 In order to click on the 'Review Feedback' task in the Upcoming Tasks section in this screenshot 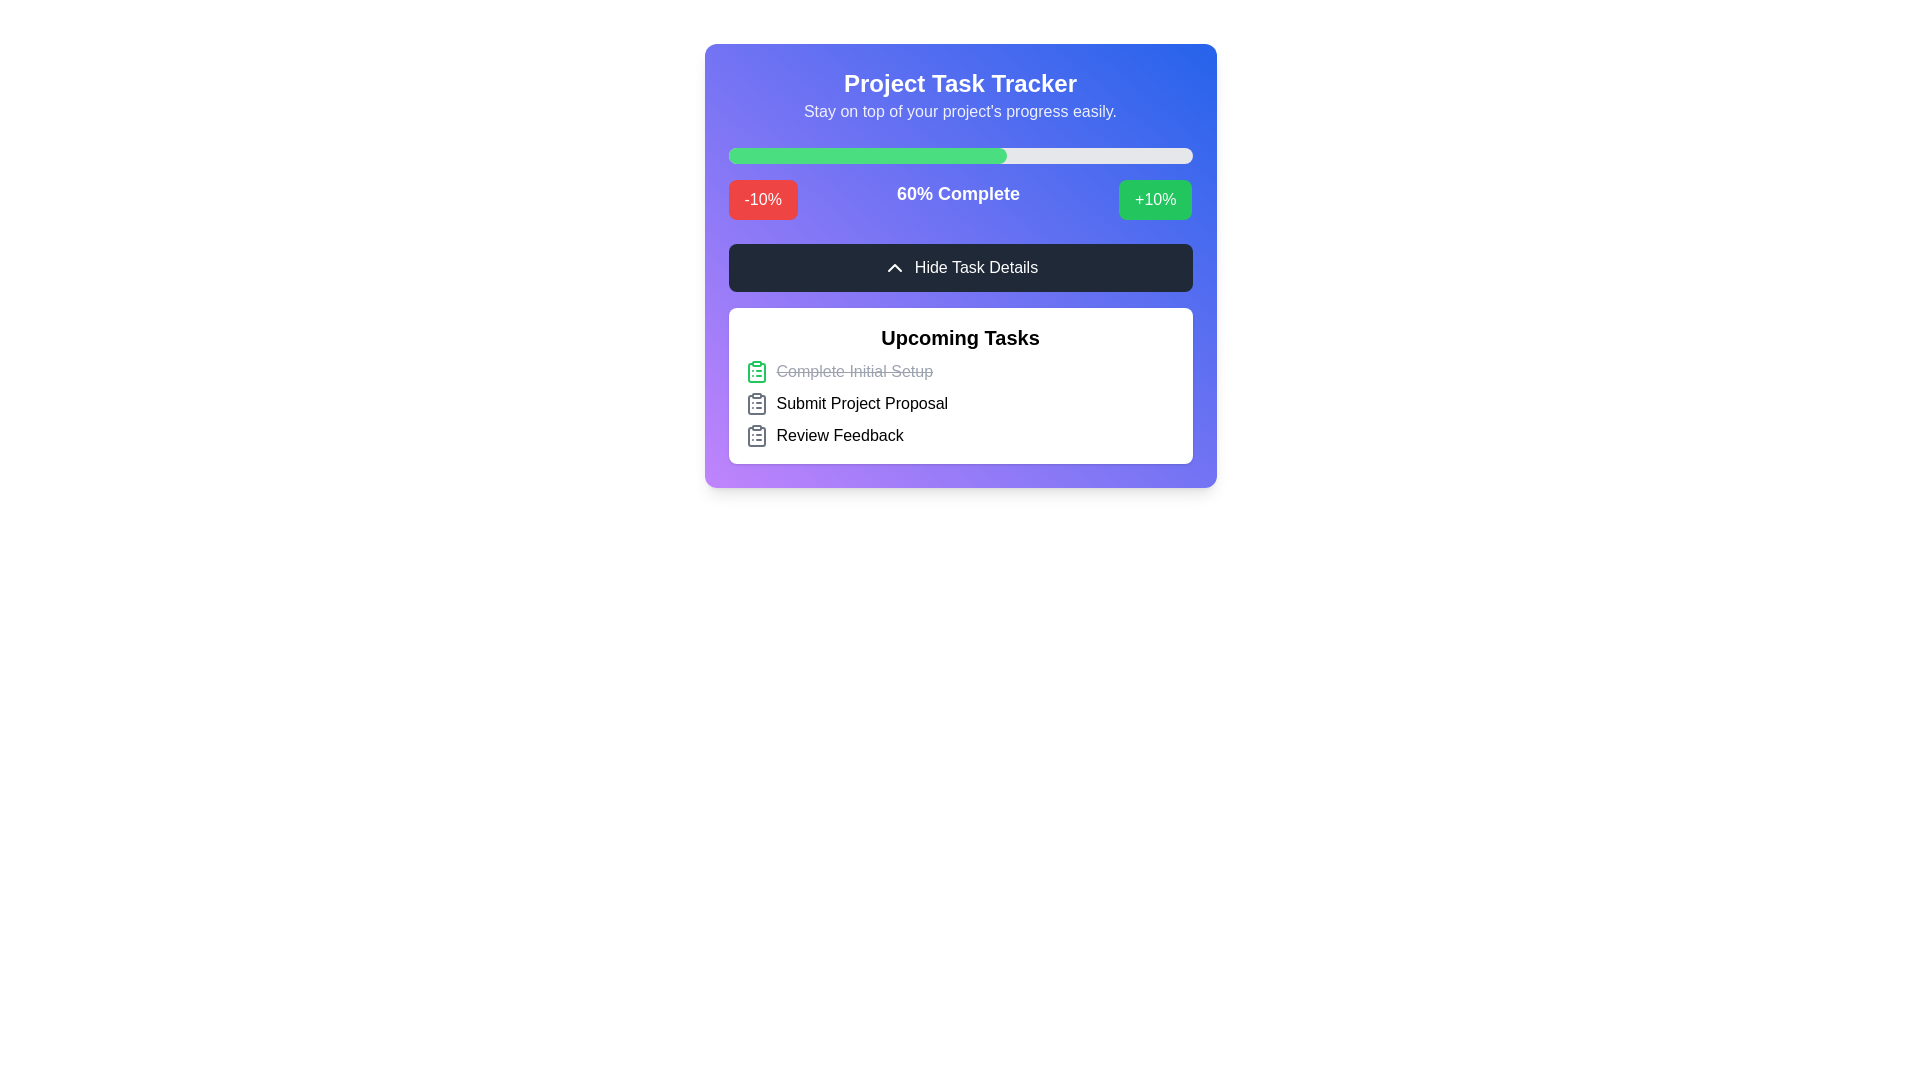, I will do `click(960, 434)`.